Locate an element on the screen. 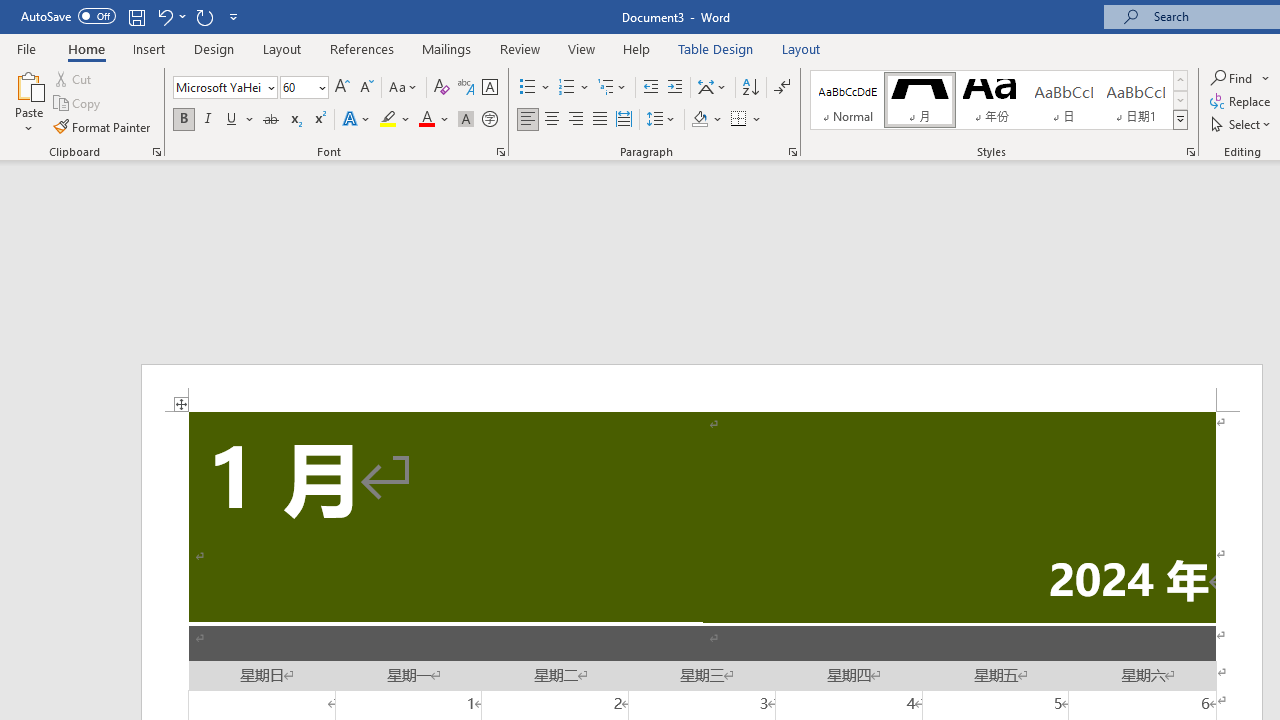 This screenshot has height=720, width=1280. 'Format Painter' is located at coordinates (102, 127).